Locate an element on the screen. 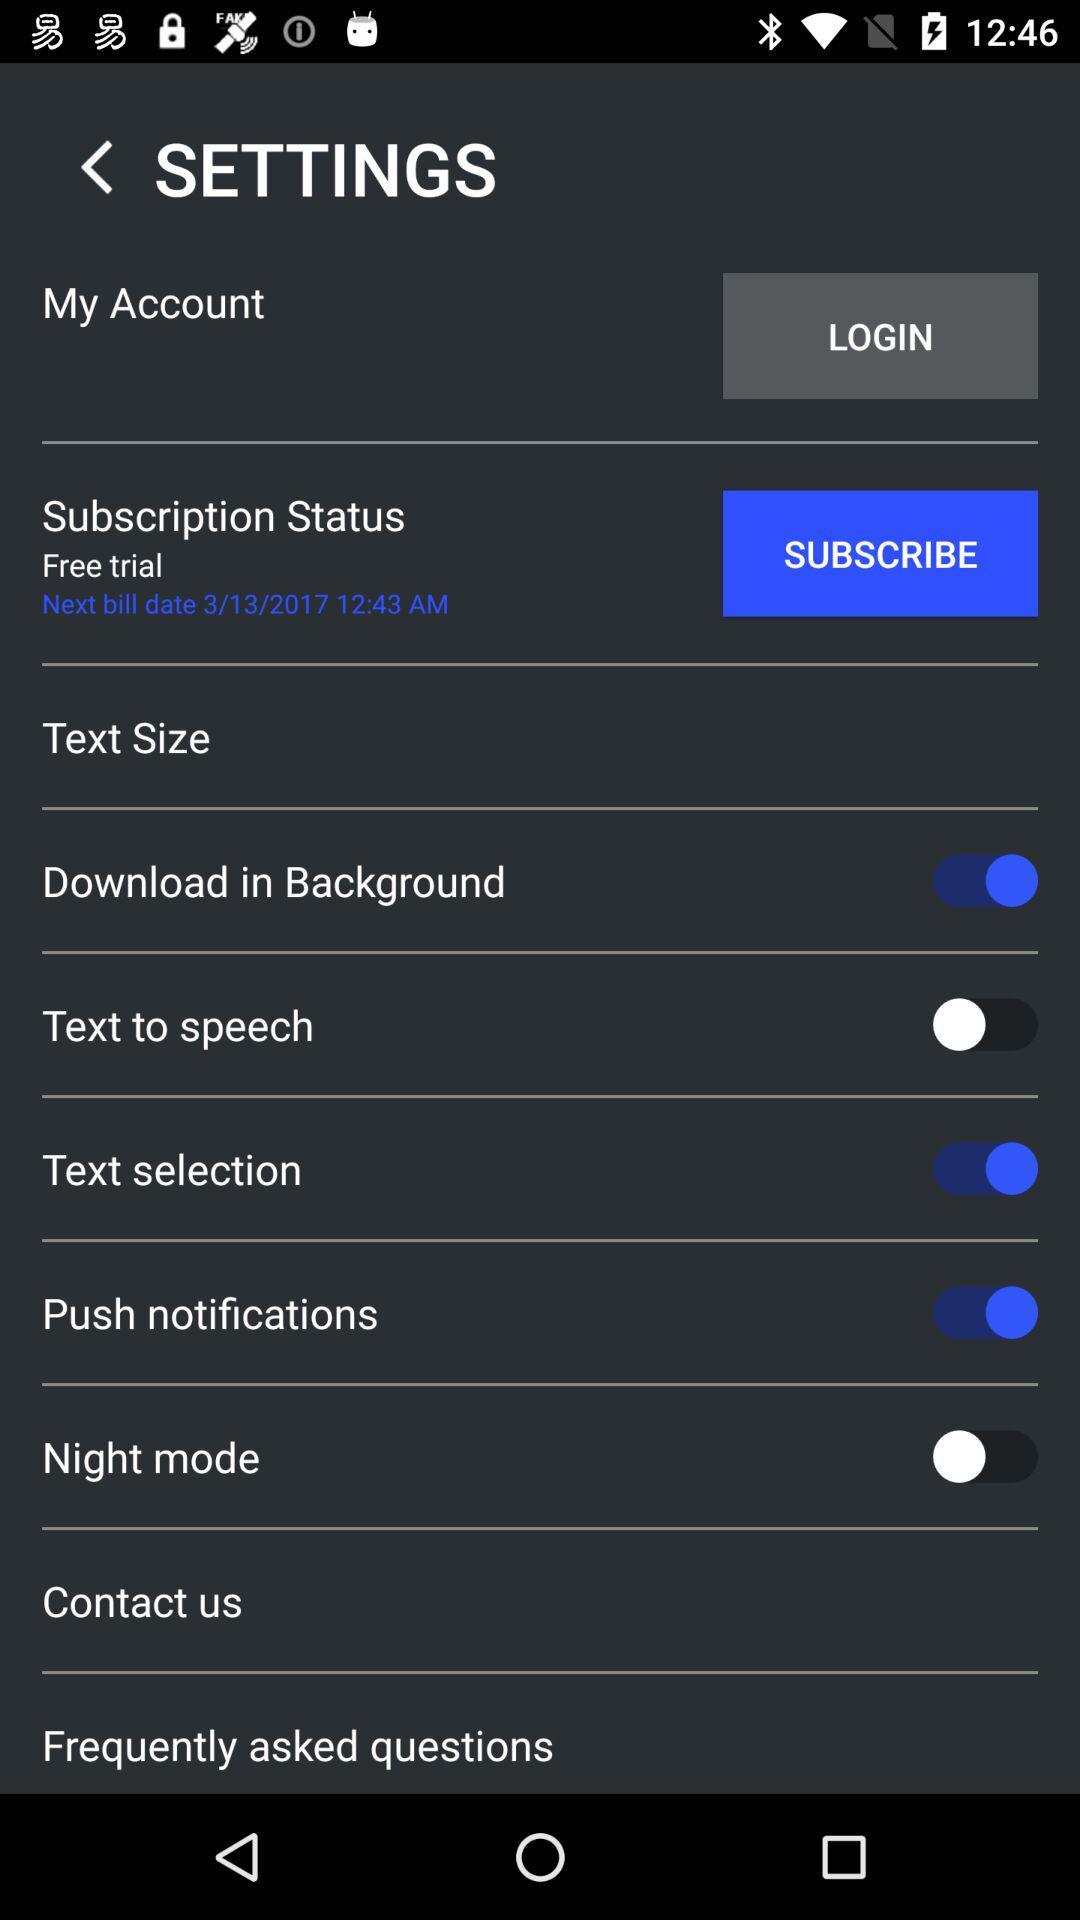  the item to the right of my account app is located at coordinates (879, 336).